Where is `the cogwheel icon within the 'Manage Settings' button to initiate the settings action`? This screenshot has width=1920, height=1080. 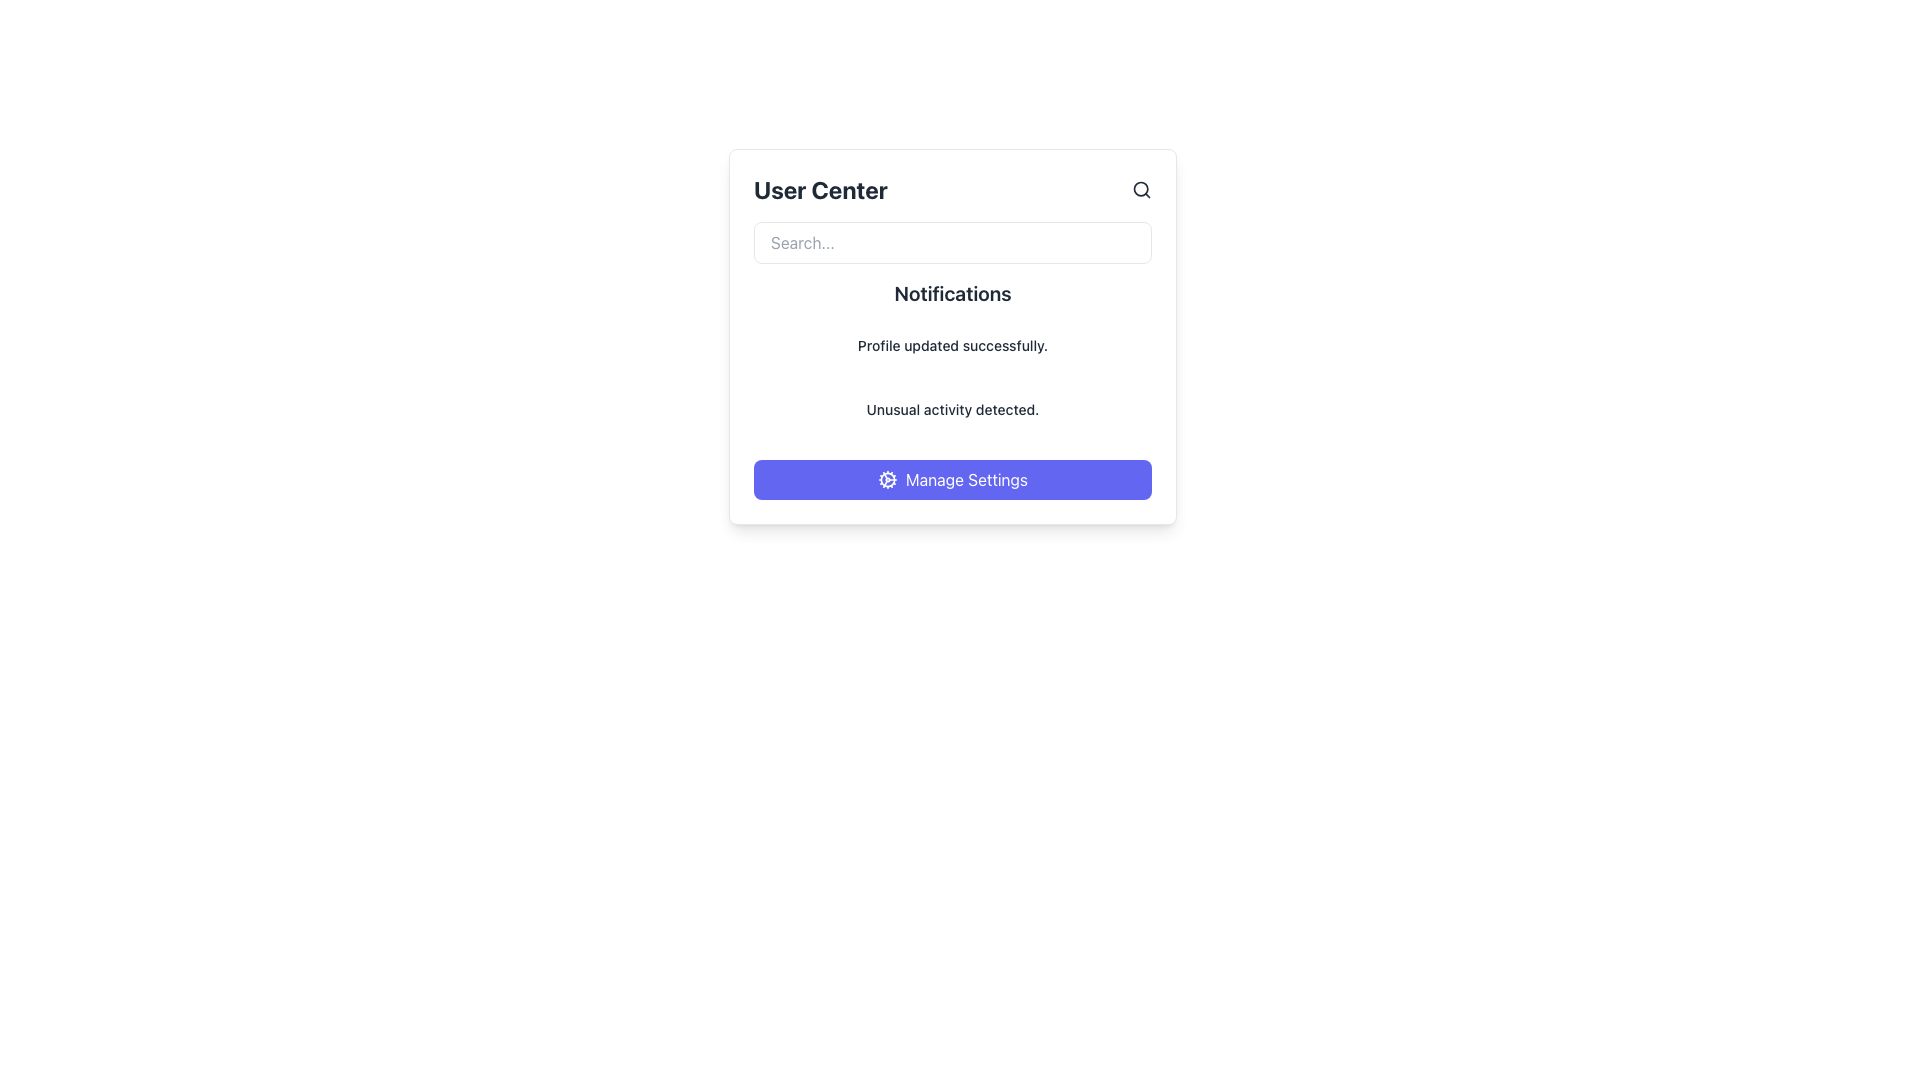 the cogwheel icon within the 'Manage Settings' button to initiate the settings action is located at coordinates (887, 479).